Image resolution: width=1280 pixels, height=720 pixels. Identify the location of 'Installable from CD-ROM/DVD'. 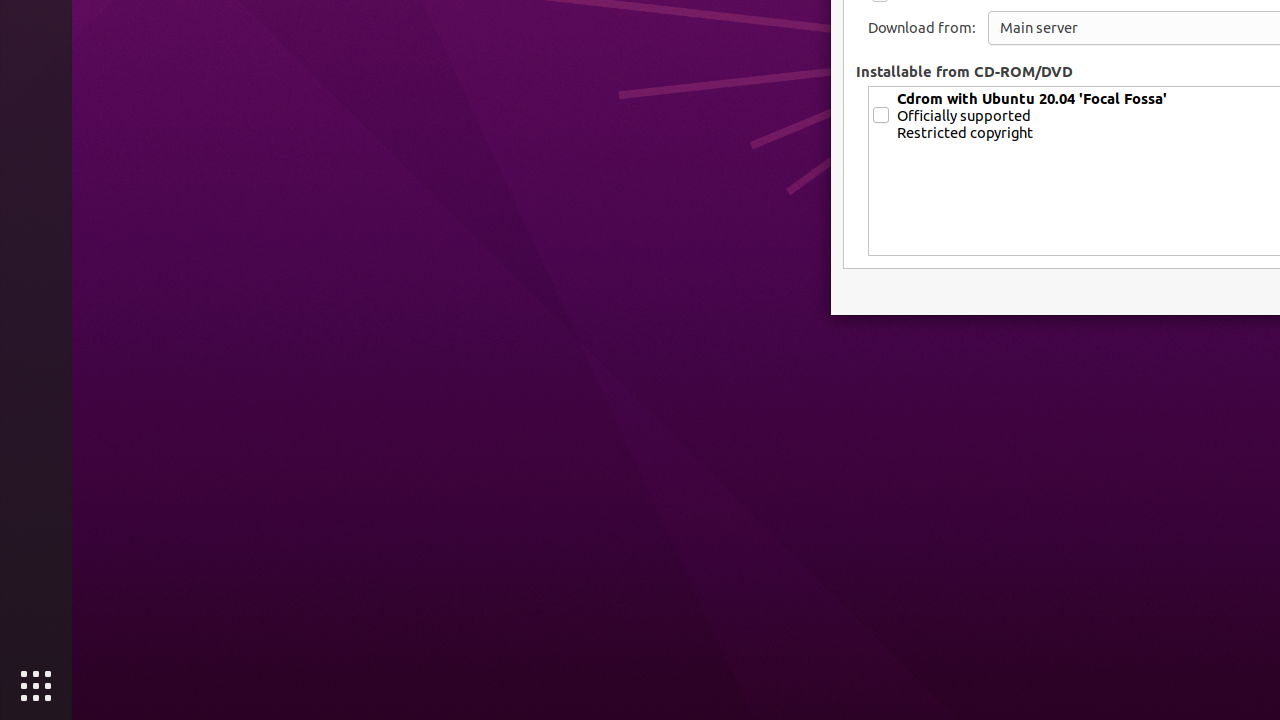
(964, 70).